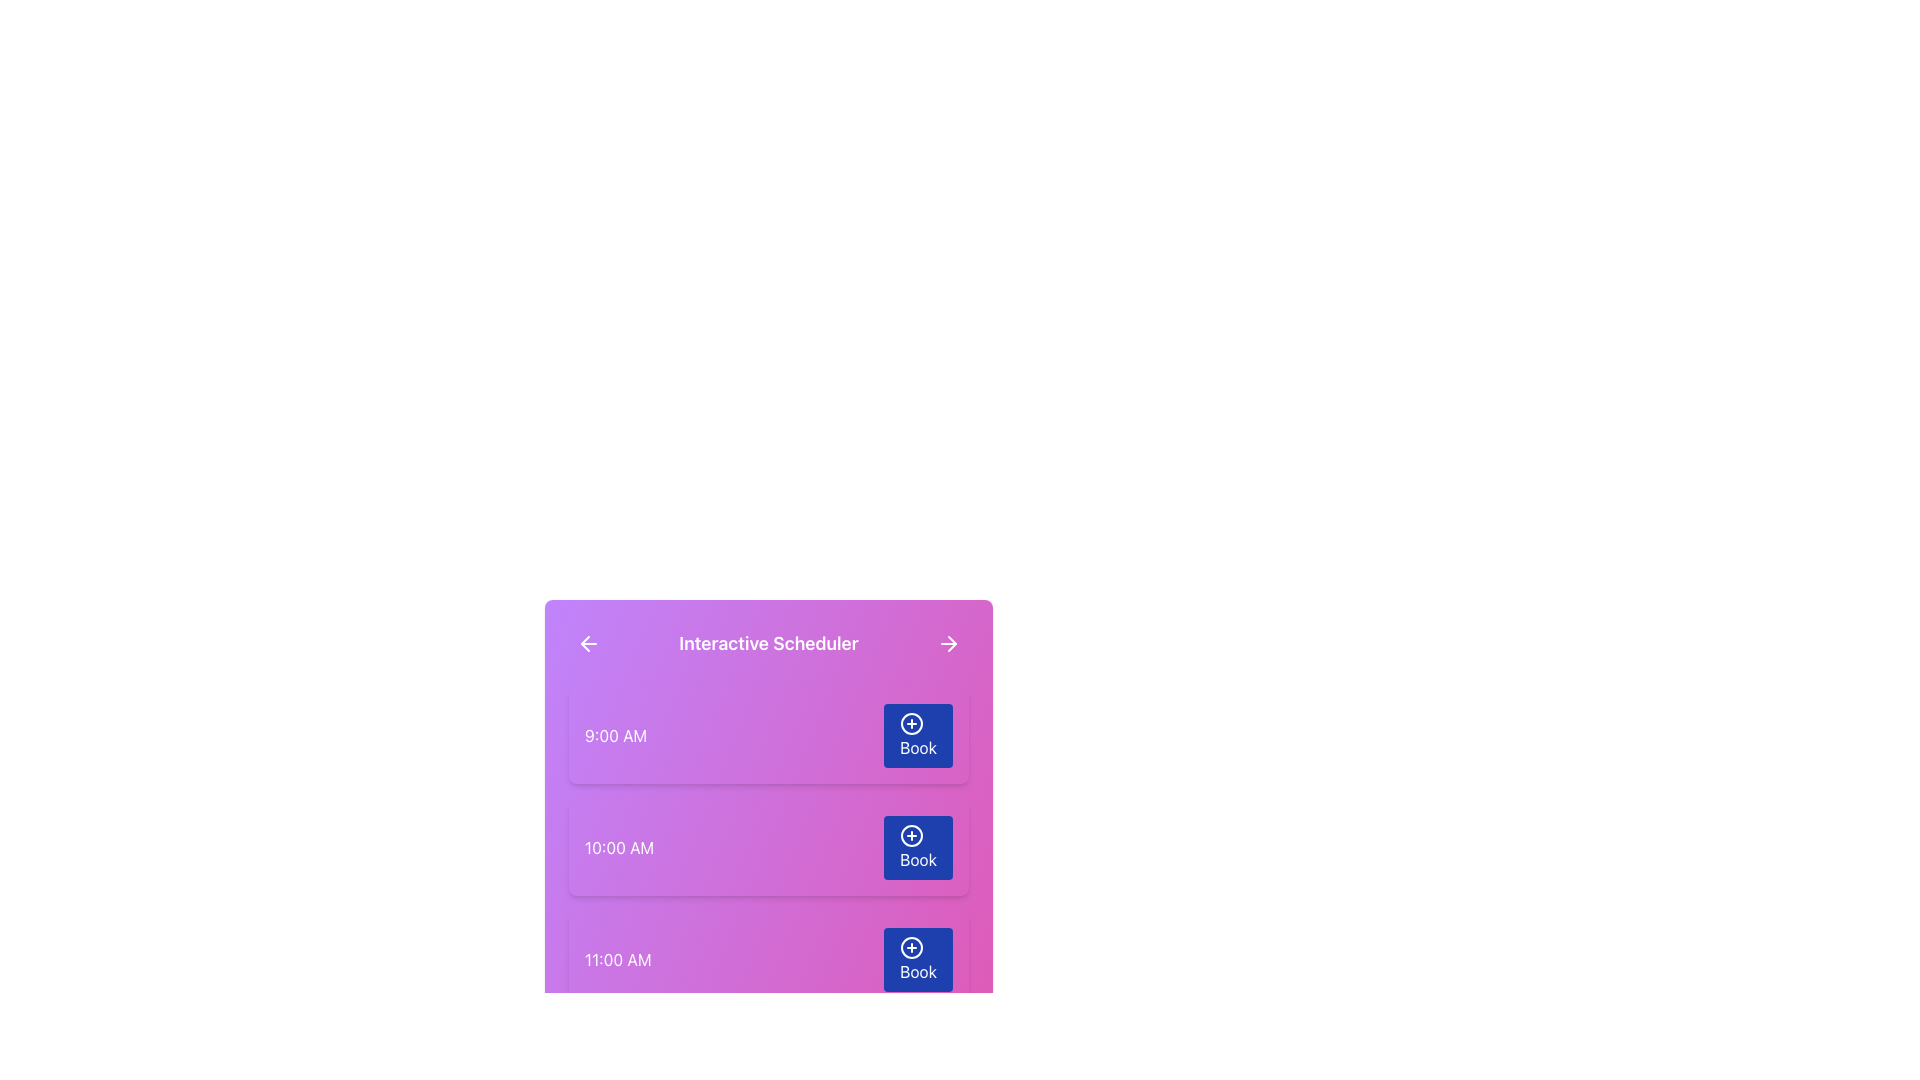 This screenshot has height=1080, width=1920. I want to click on the first text label indicating a time slot in the vertically stacked list, which is adjacent to a blue 'Book' button, so click(615, 736).